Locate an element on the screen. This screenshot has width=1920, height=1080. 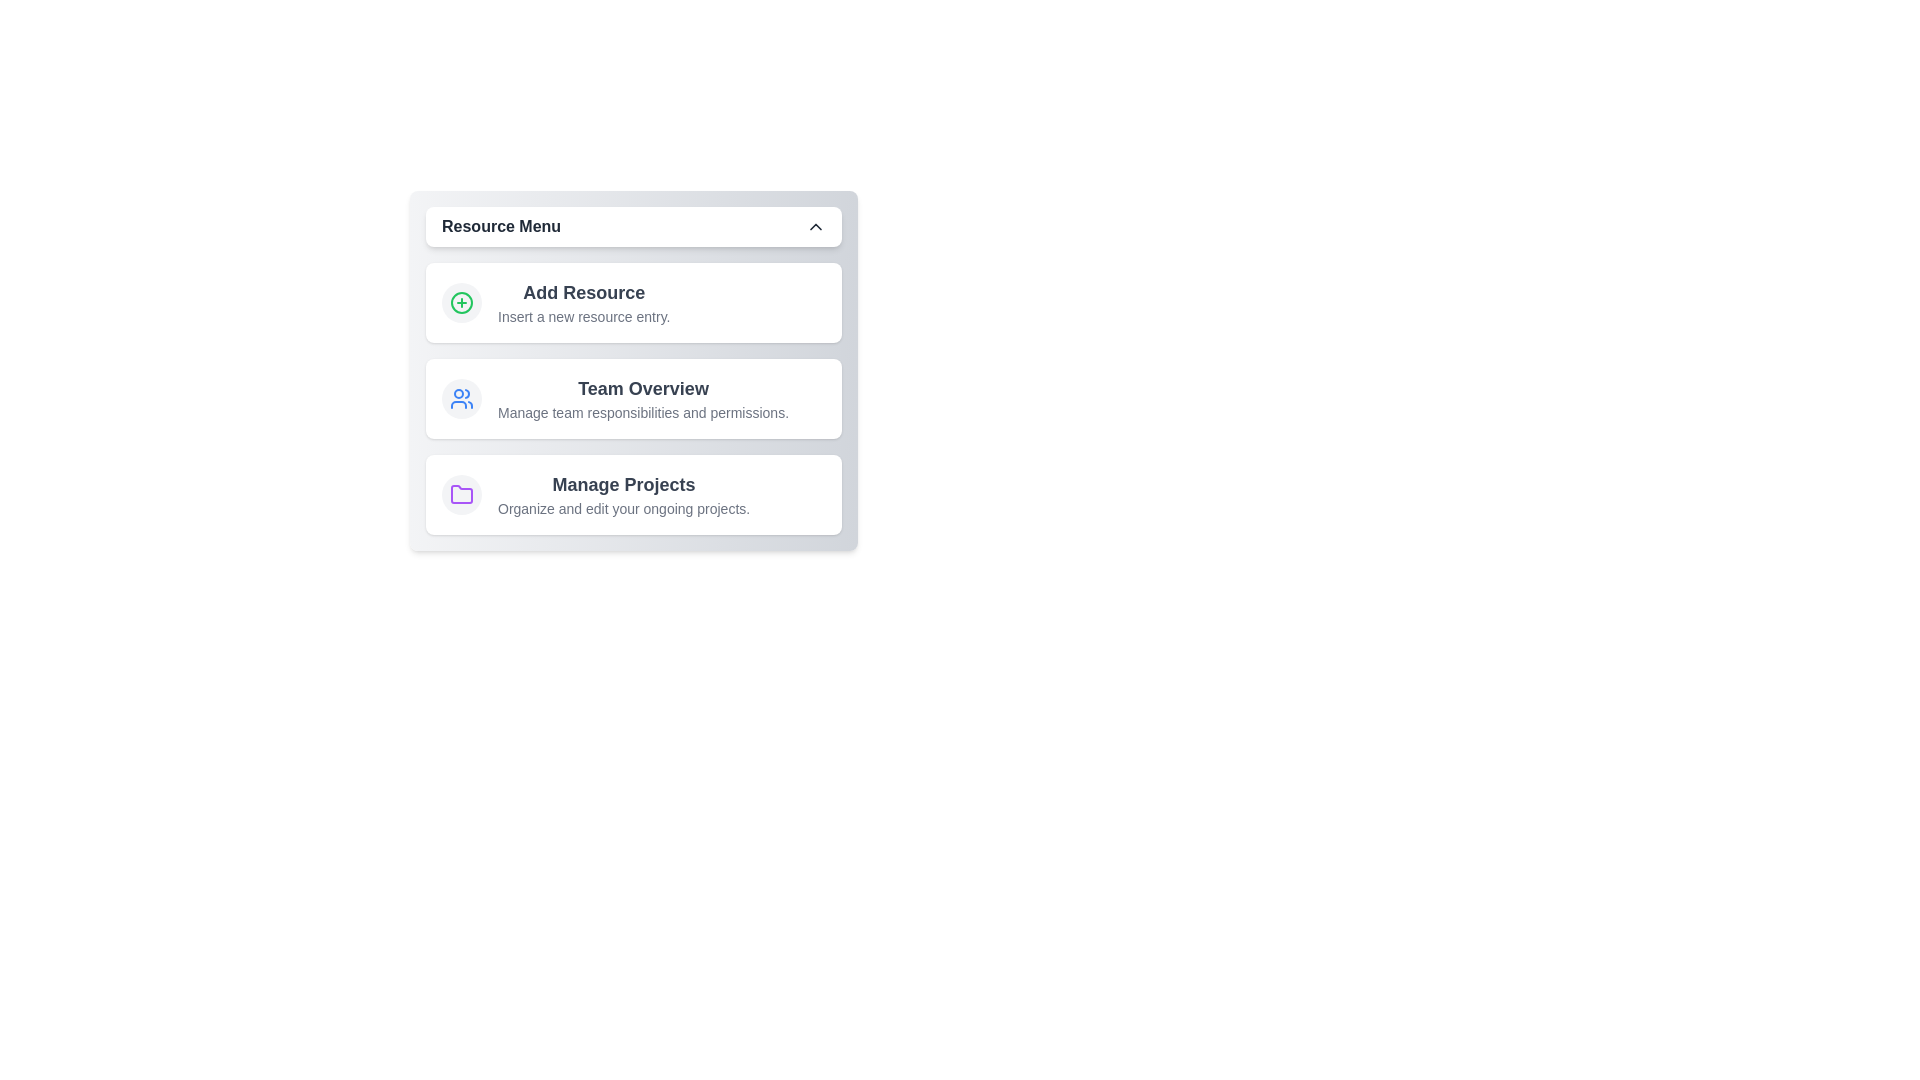
the 'Manage Projects' item in the menu is located at coordinates (632, 494).